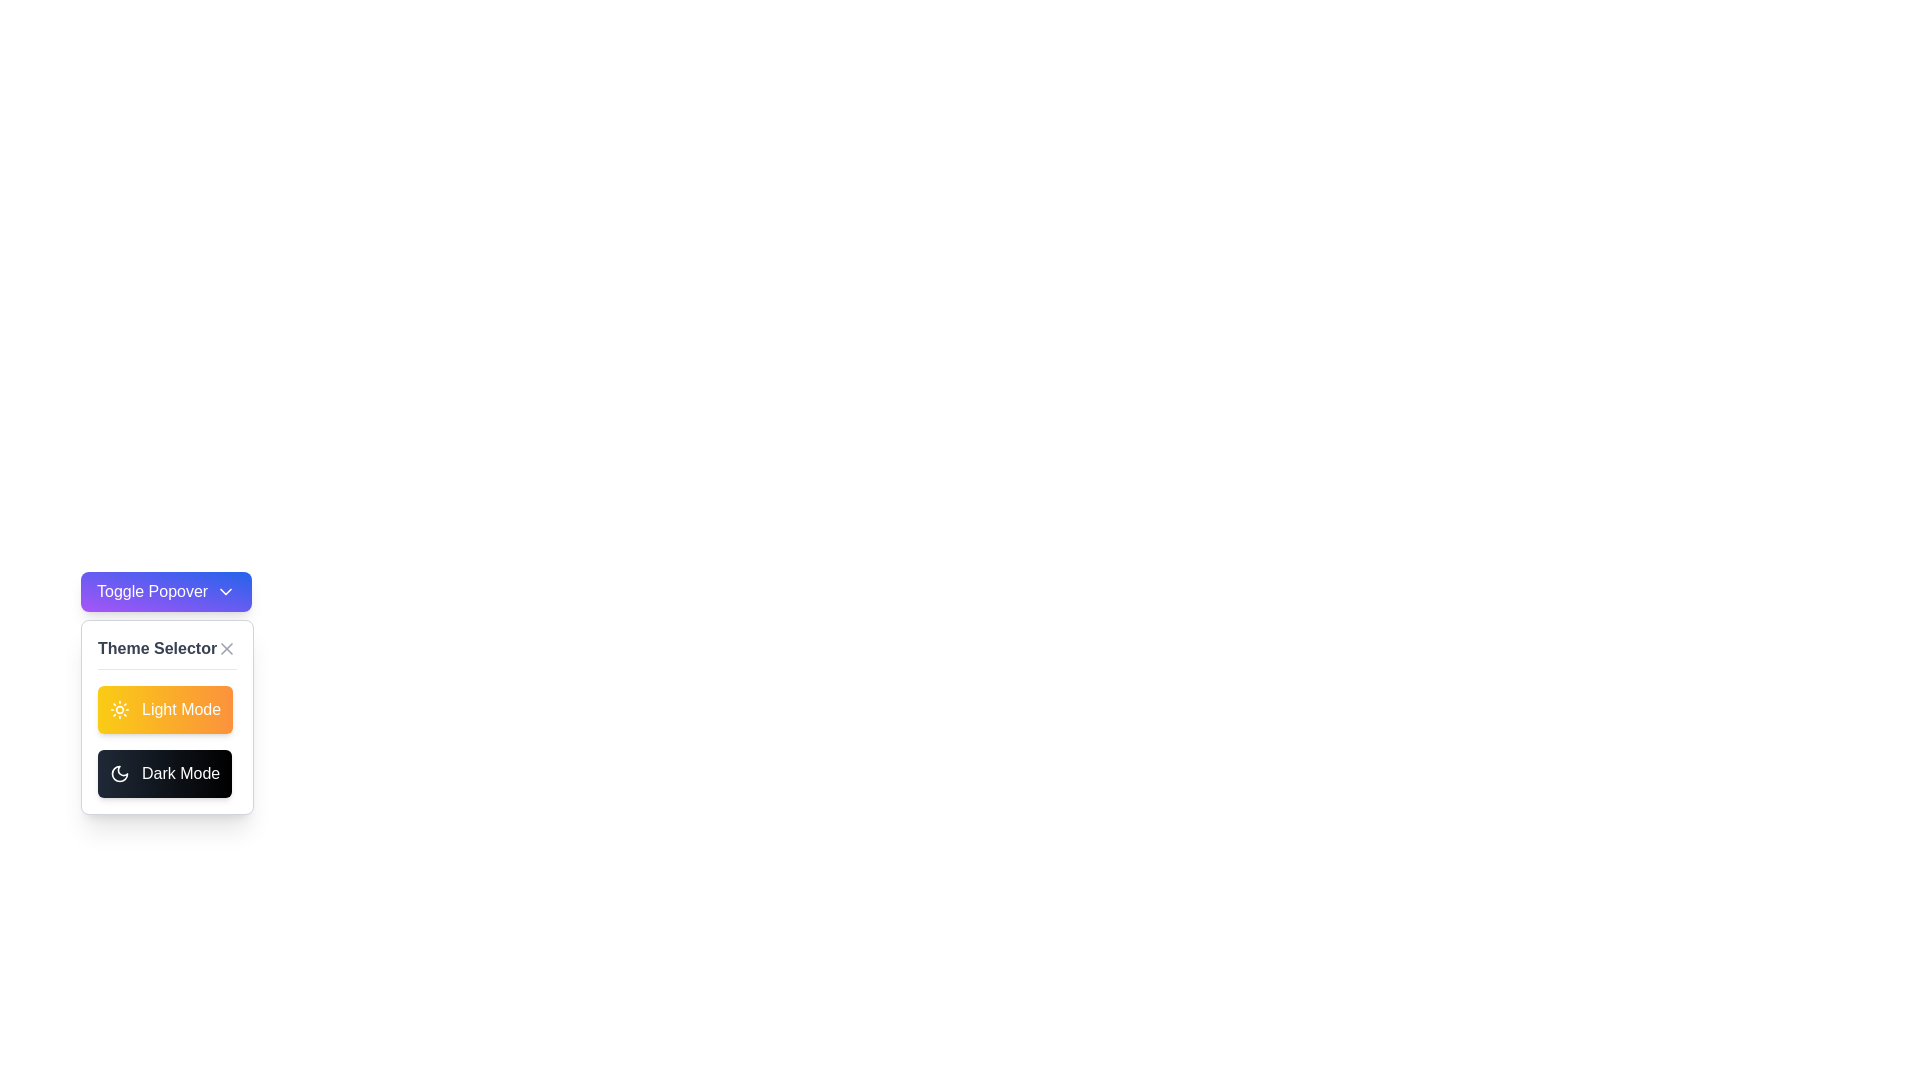 This screenshot has width=1920, height=1080. I want to click on the gray circular button with a small 'X' symbol located, so click(227, 648).